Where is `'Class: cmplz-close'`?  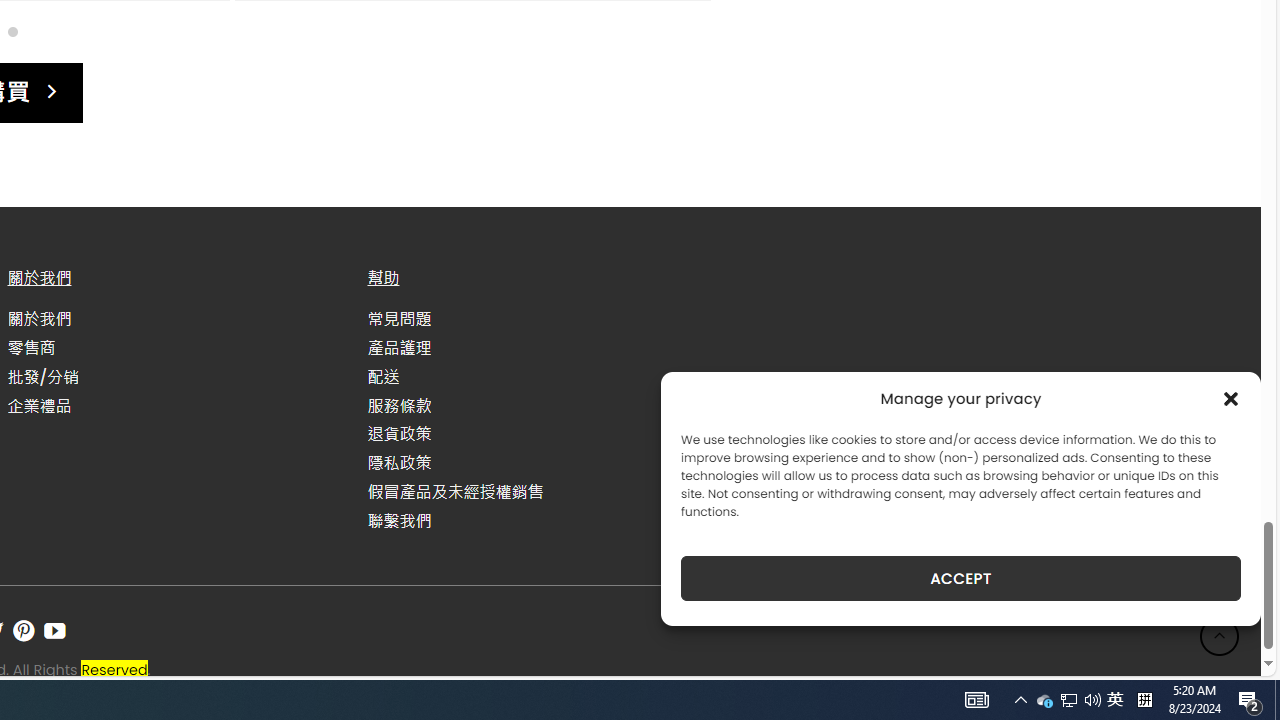
'Class: cmplz-close' is located at coordinates (1230, 398).